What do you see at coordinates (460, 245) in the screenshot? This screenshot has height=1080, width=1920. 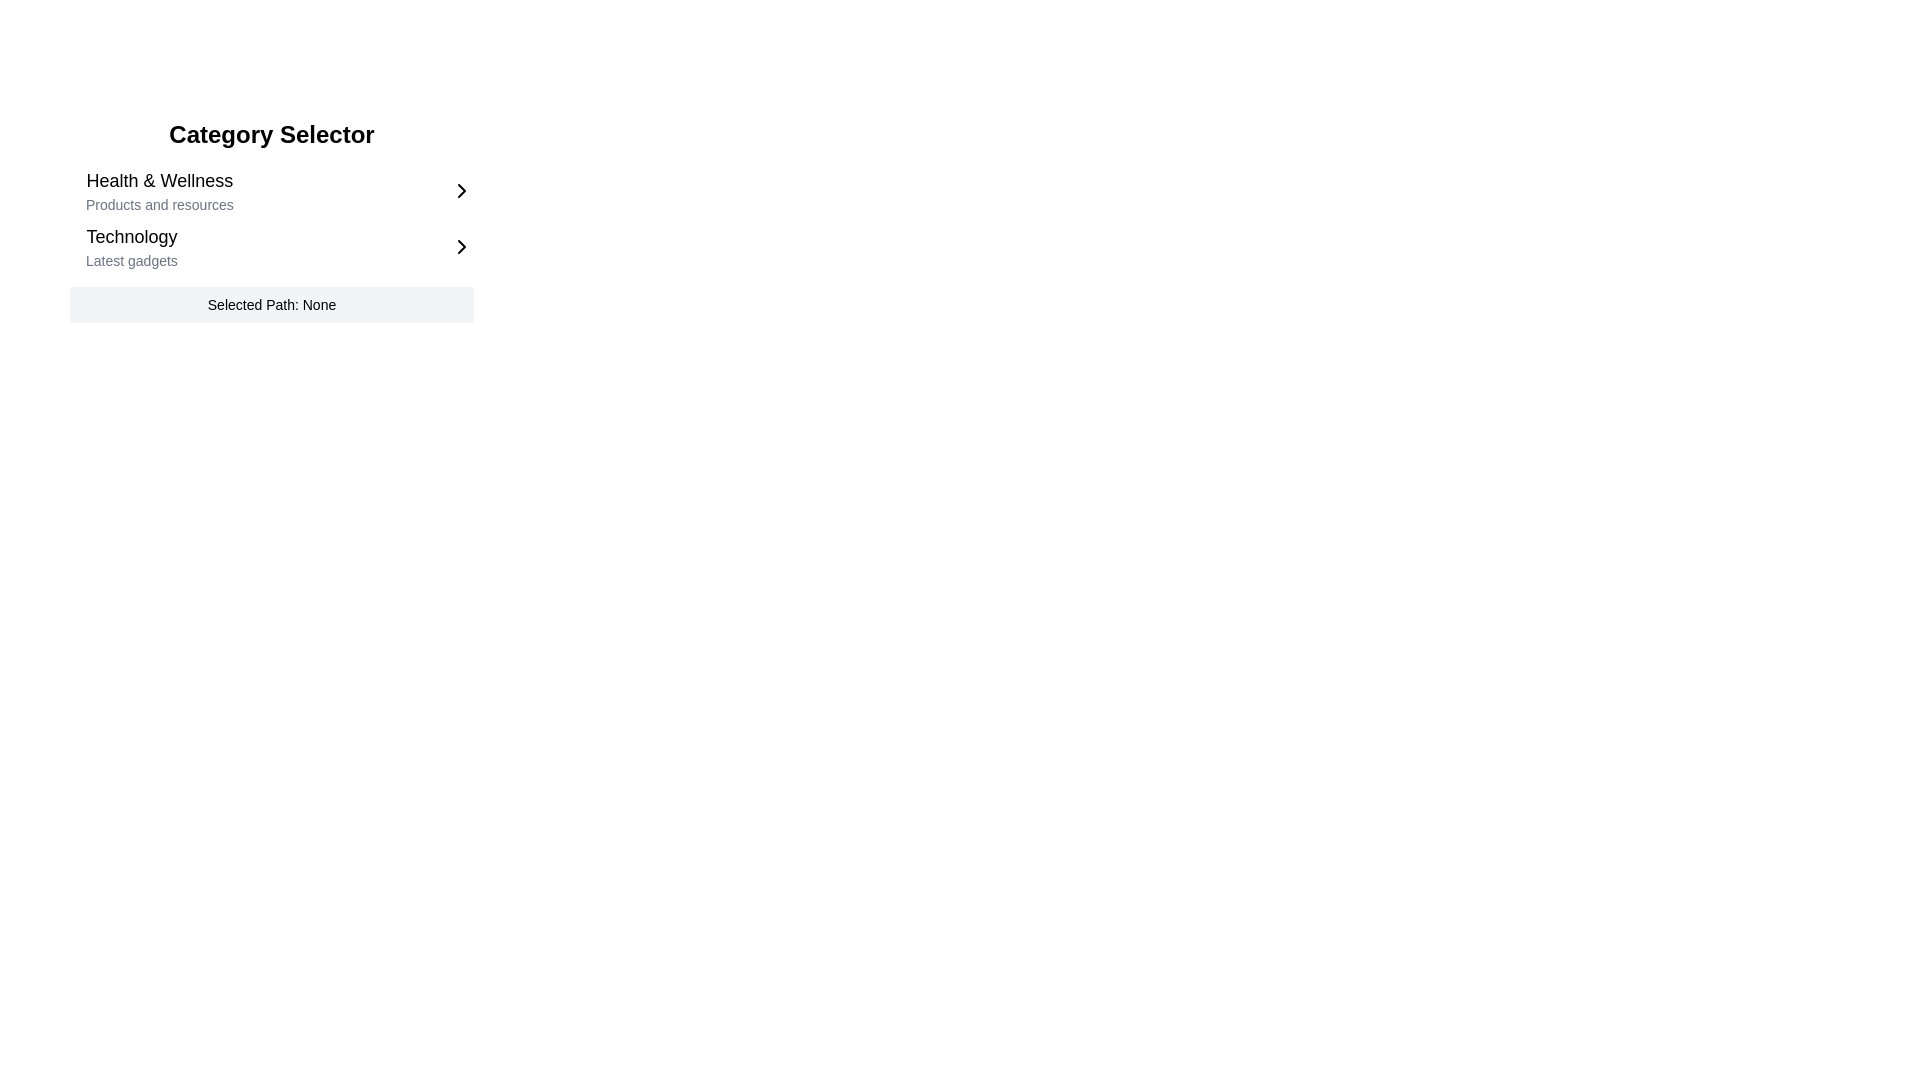 I see `the Technology category indicator icon, which is located at the far right end of the 'Technology' list item, adjacent to the text 'Technology' and 'Latest gadgets'` at bounding box center [460, 245].